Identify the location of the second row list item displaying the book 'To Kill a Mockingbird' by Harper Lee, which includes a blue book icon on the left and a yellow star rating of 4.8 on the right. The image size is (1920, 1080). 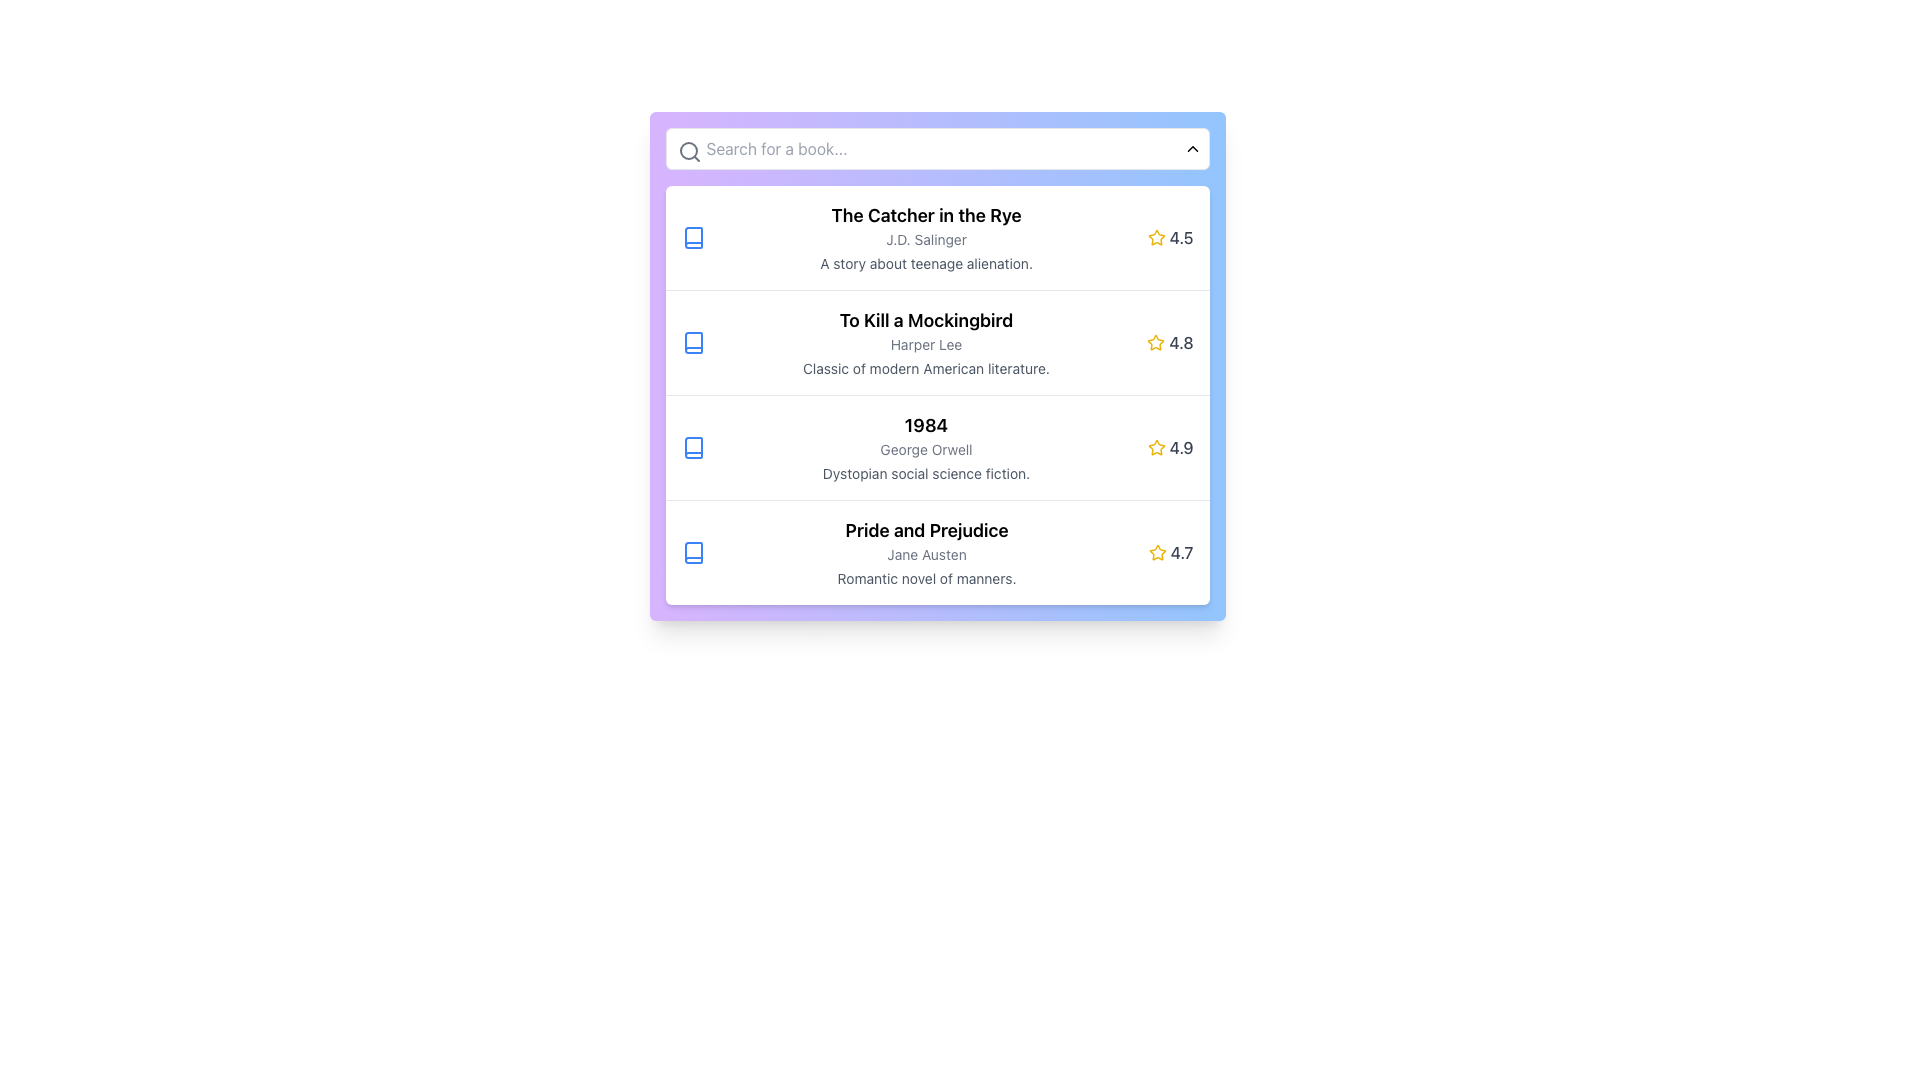
(936, 341).